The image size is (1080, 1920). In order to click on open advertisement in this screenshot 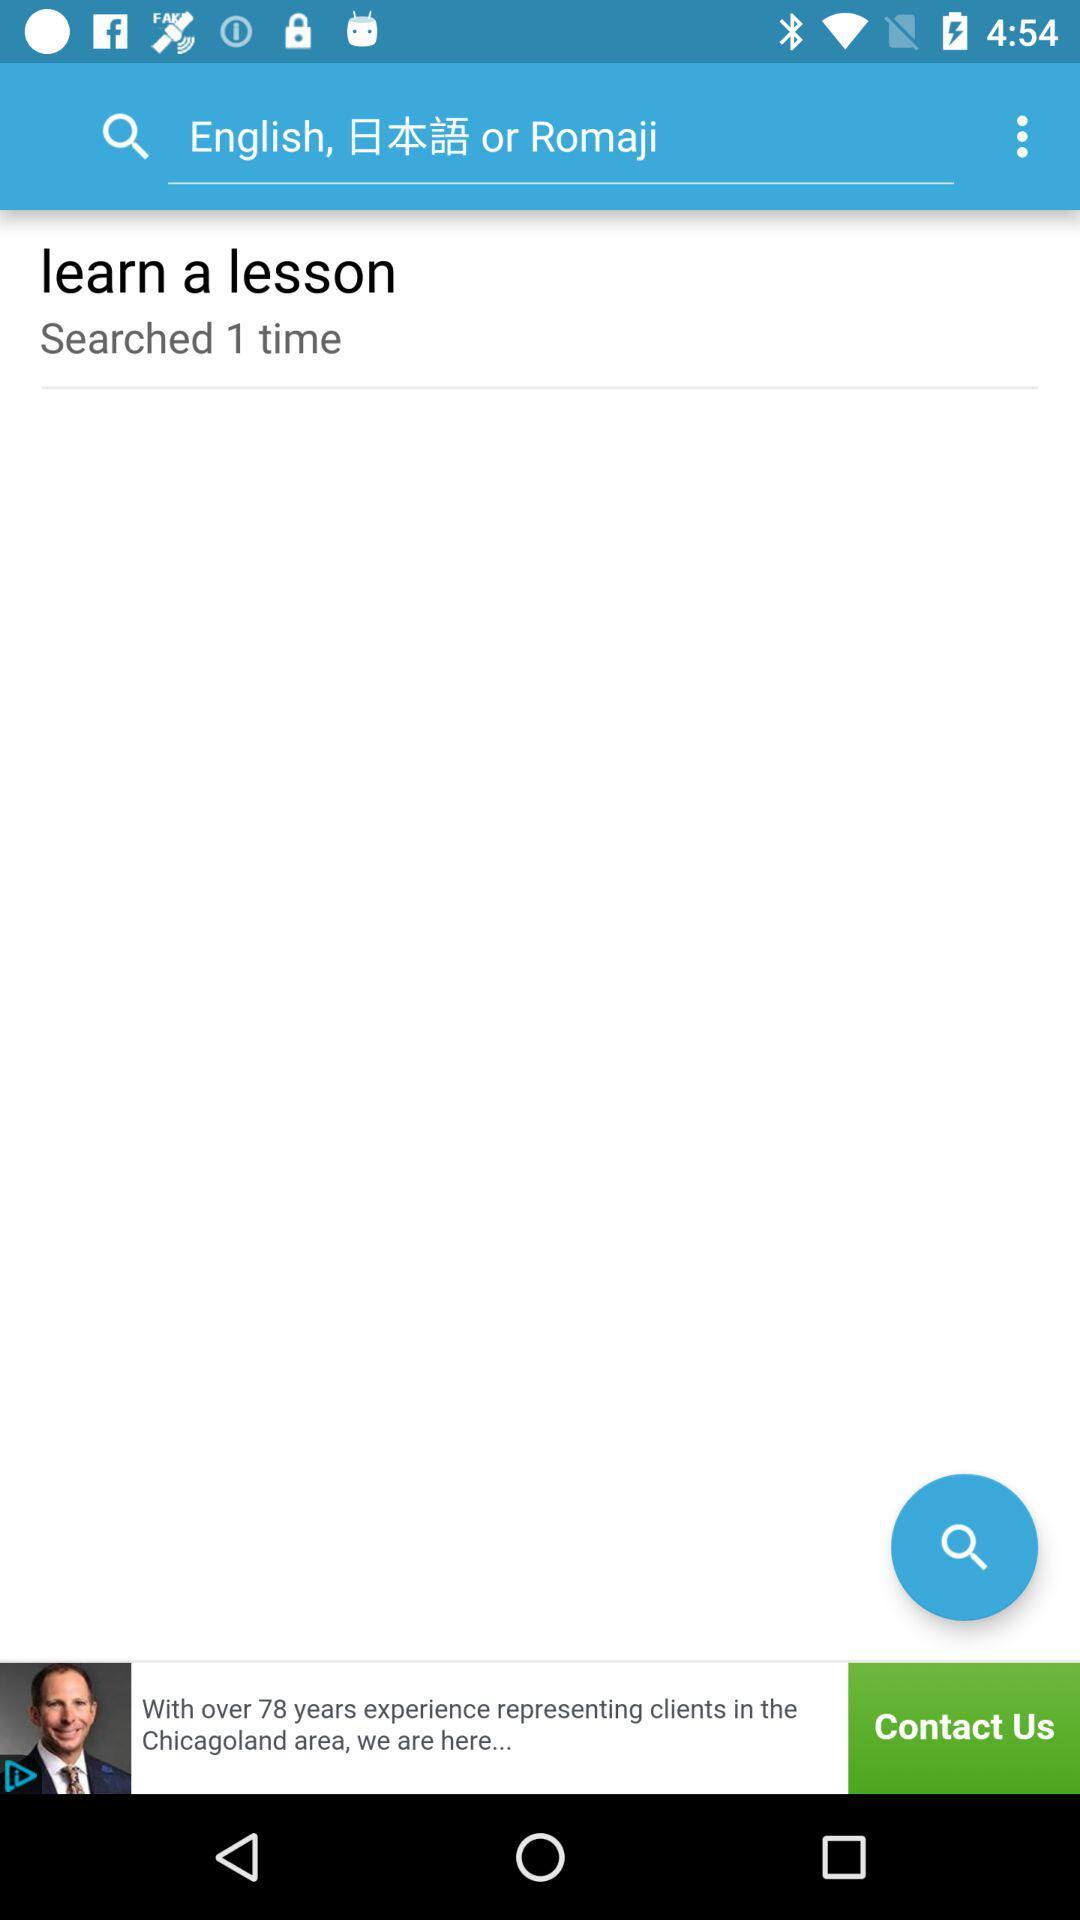, I will do `click(540, 1727)`.